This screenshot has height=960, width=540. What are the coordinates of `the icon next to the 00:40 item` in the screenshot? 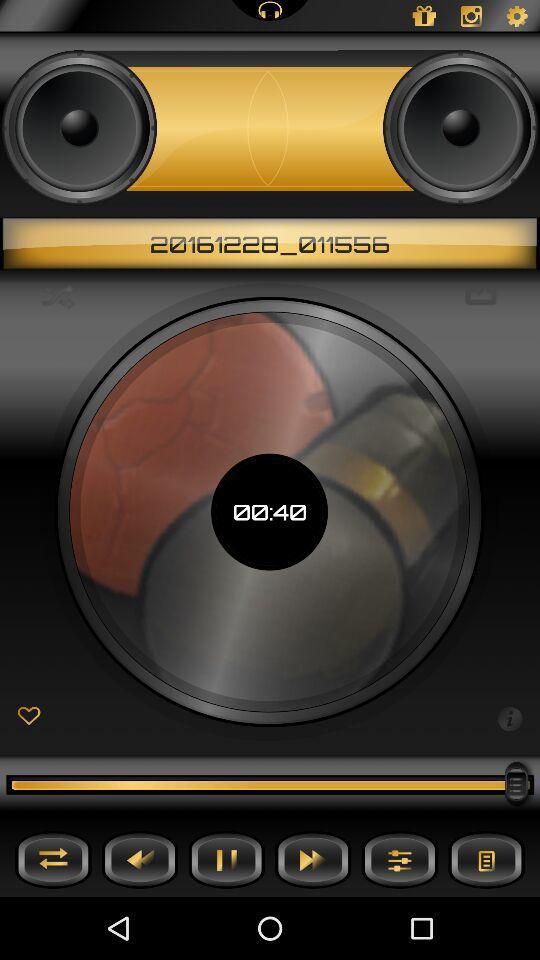 It's located at (509, 717).